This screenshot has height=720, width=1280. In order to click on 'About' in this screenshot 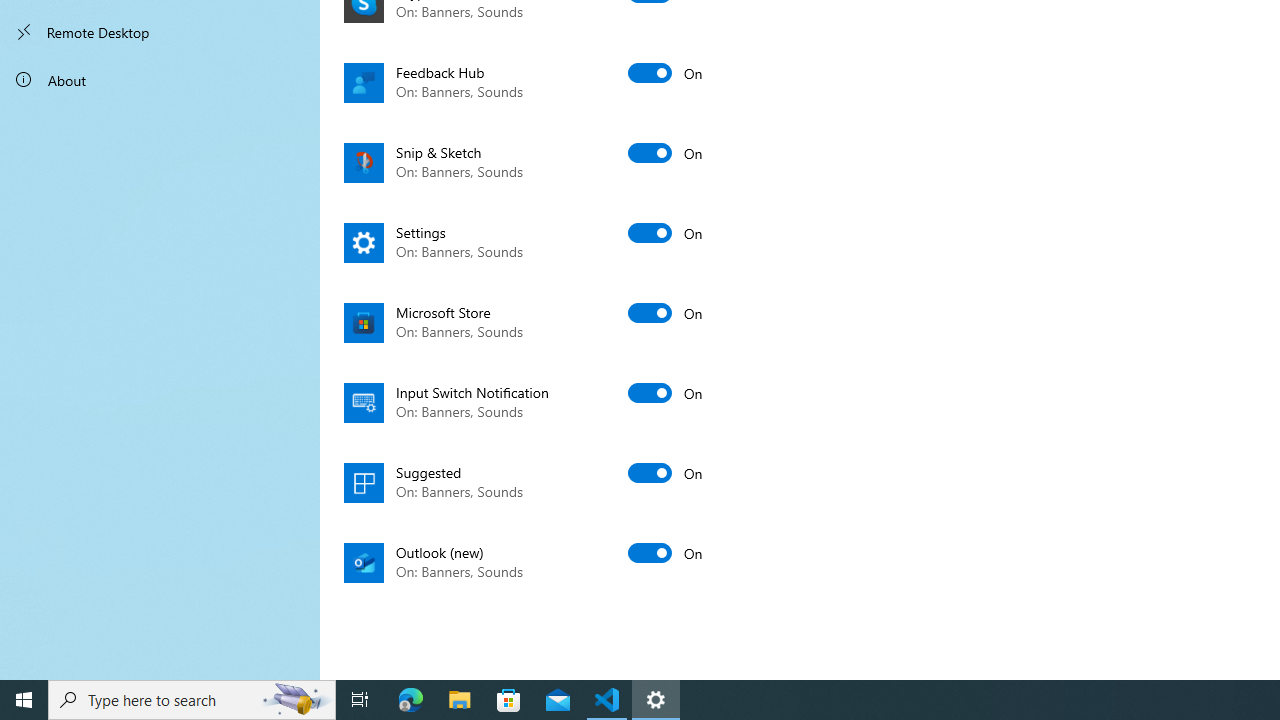, I will do `click(160, 78)`.